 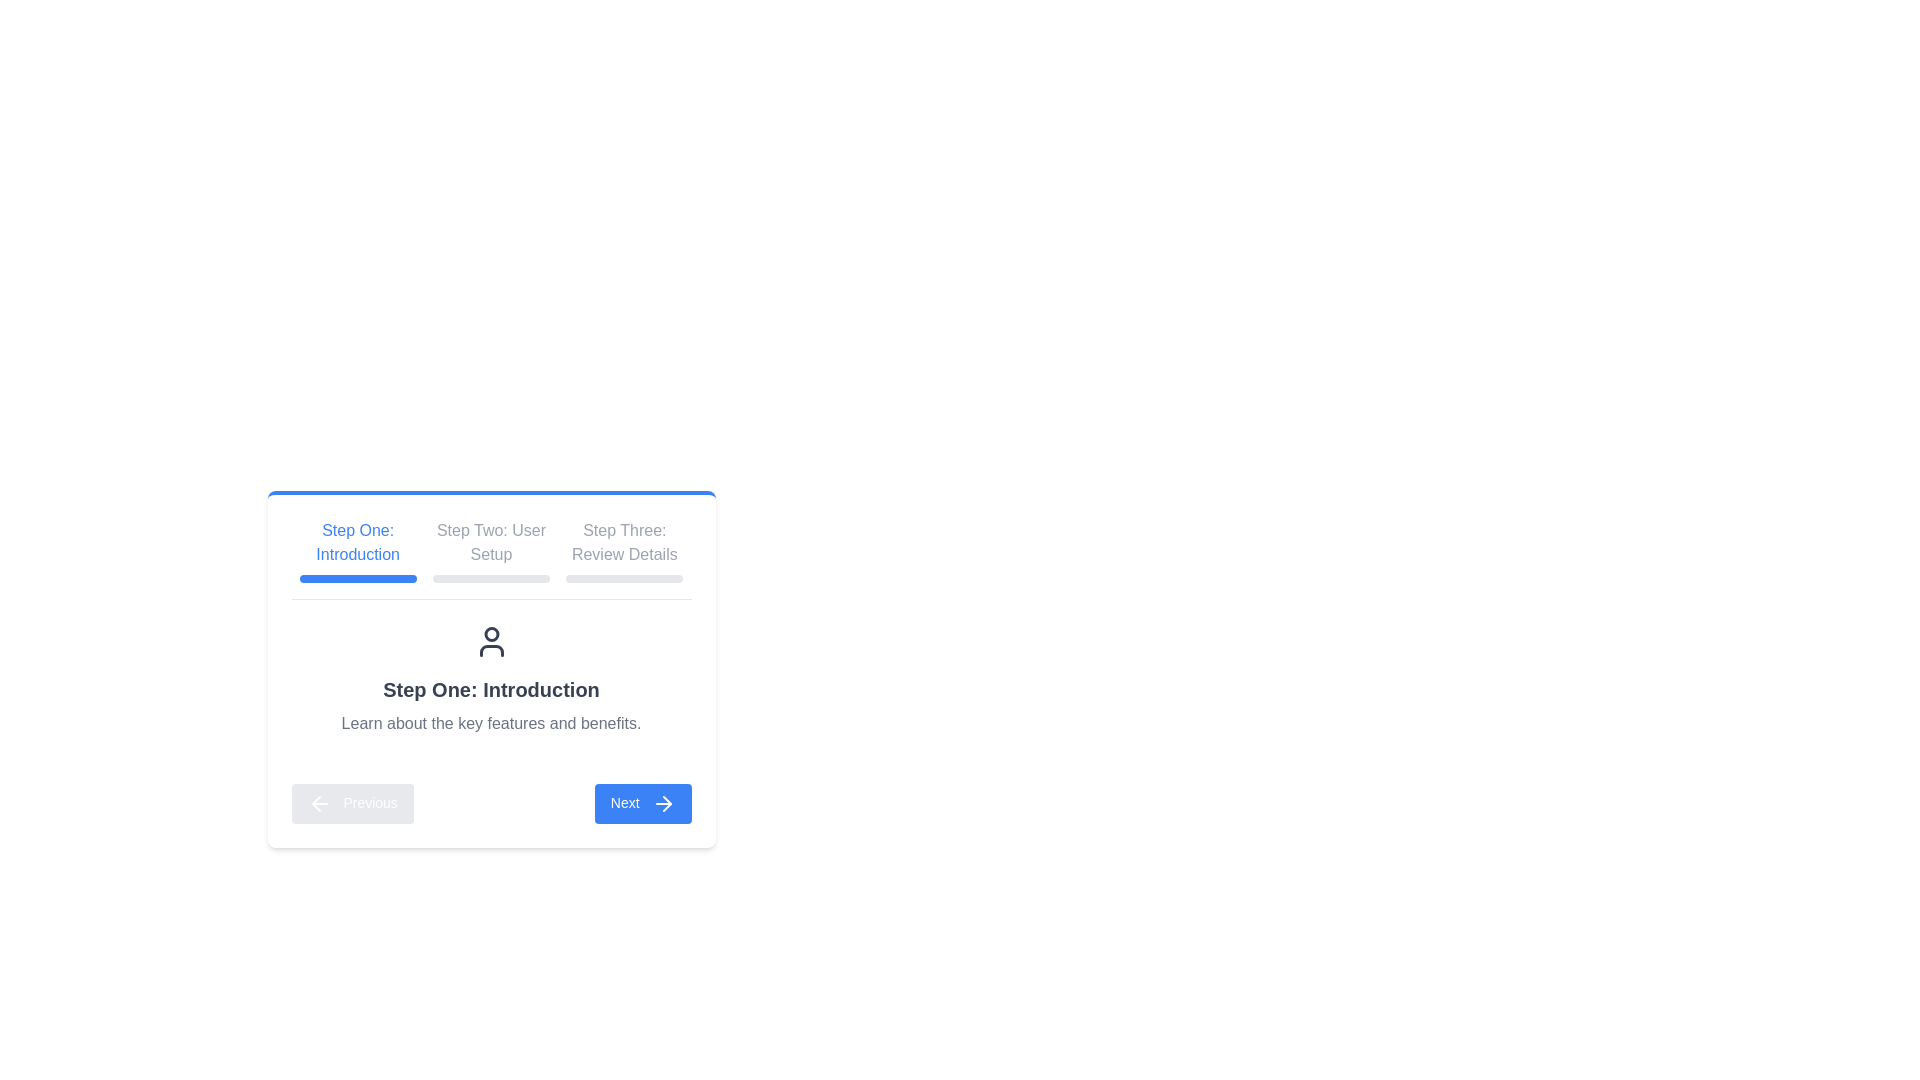 What do you see at coordinates (623, 578) in the screenshot?
I see `the progress indicator or separator, which is a thin horizontal bar with rounded edges, positioned directly below the text 'Step Three: Review Details'` at bounding box center [623, 578].